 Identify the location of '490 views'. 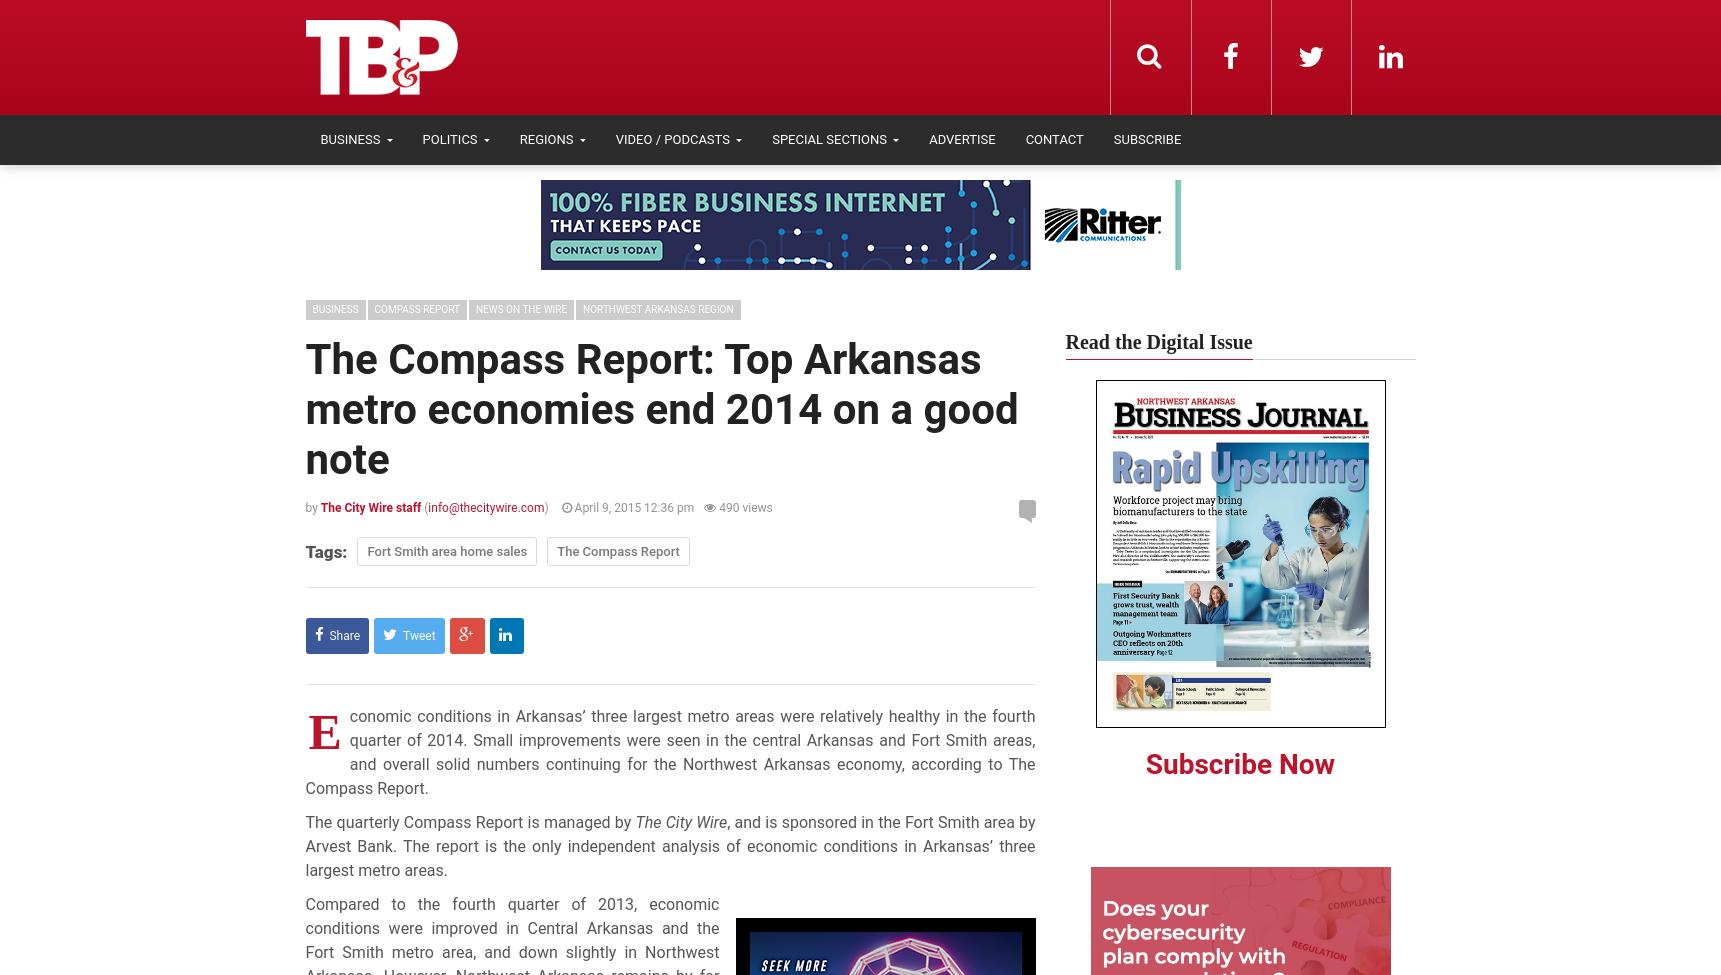
(743, 506).